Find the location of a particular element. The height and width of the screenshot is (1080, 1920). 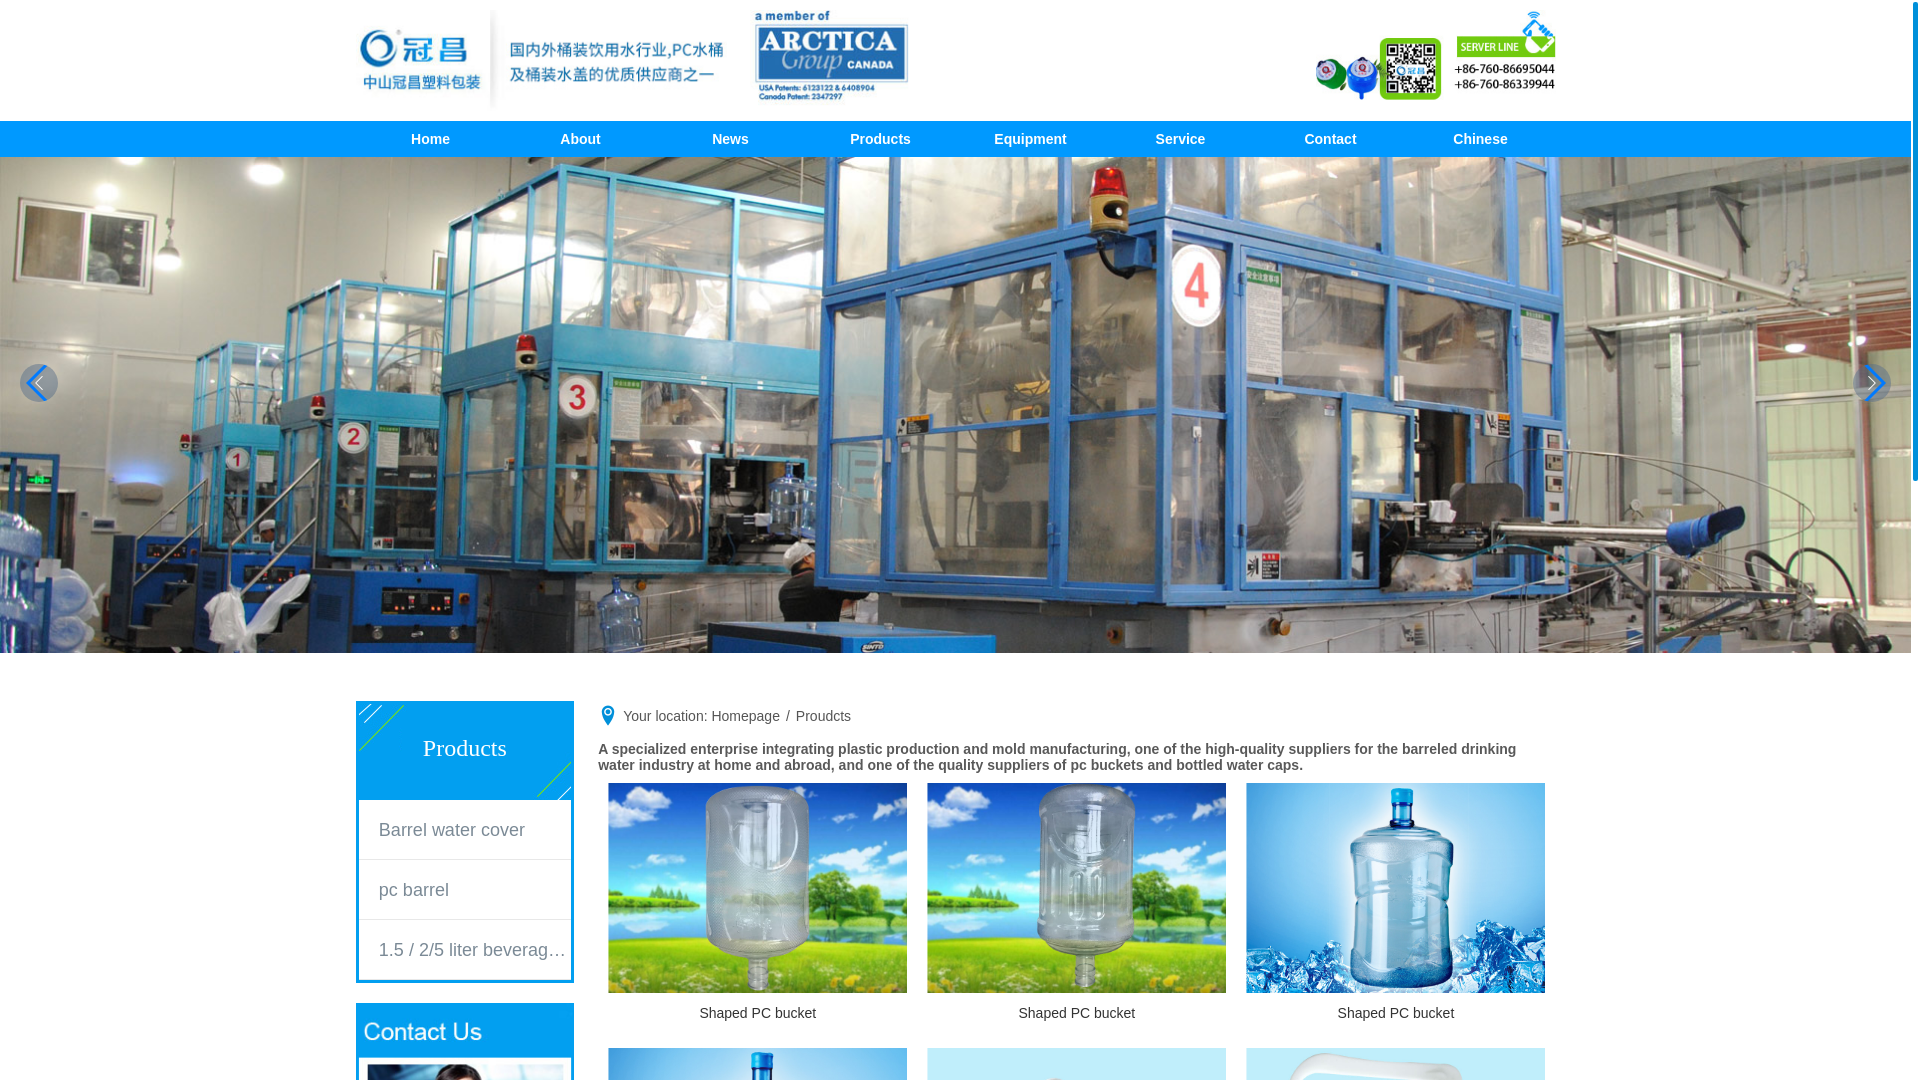

'About' is located at coordinates (579, 137).